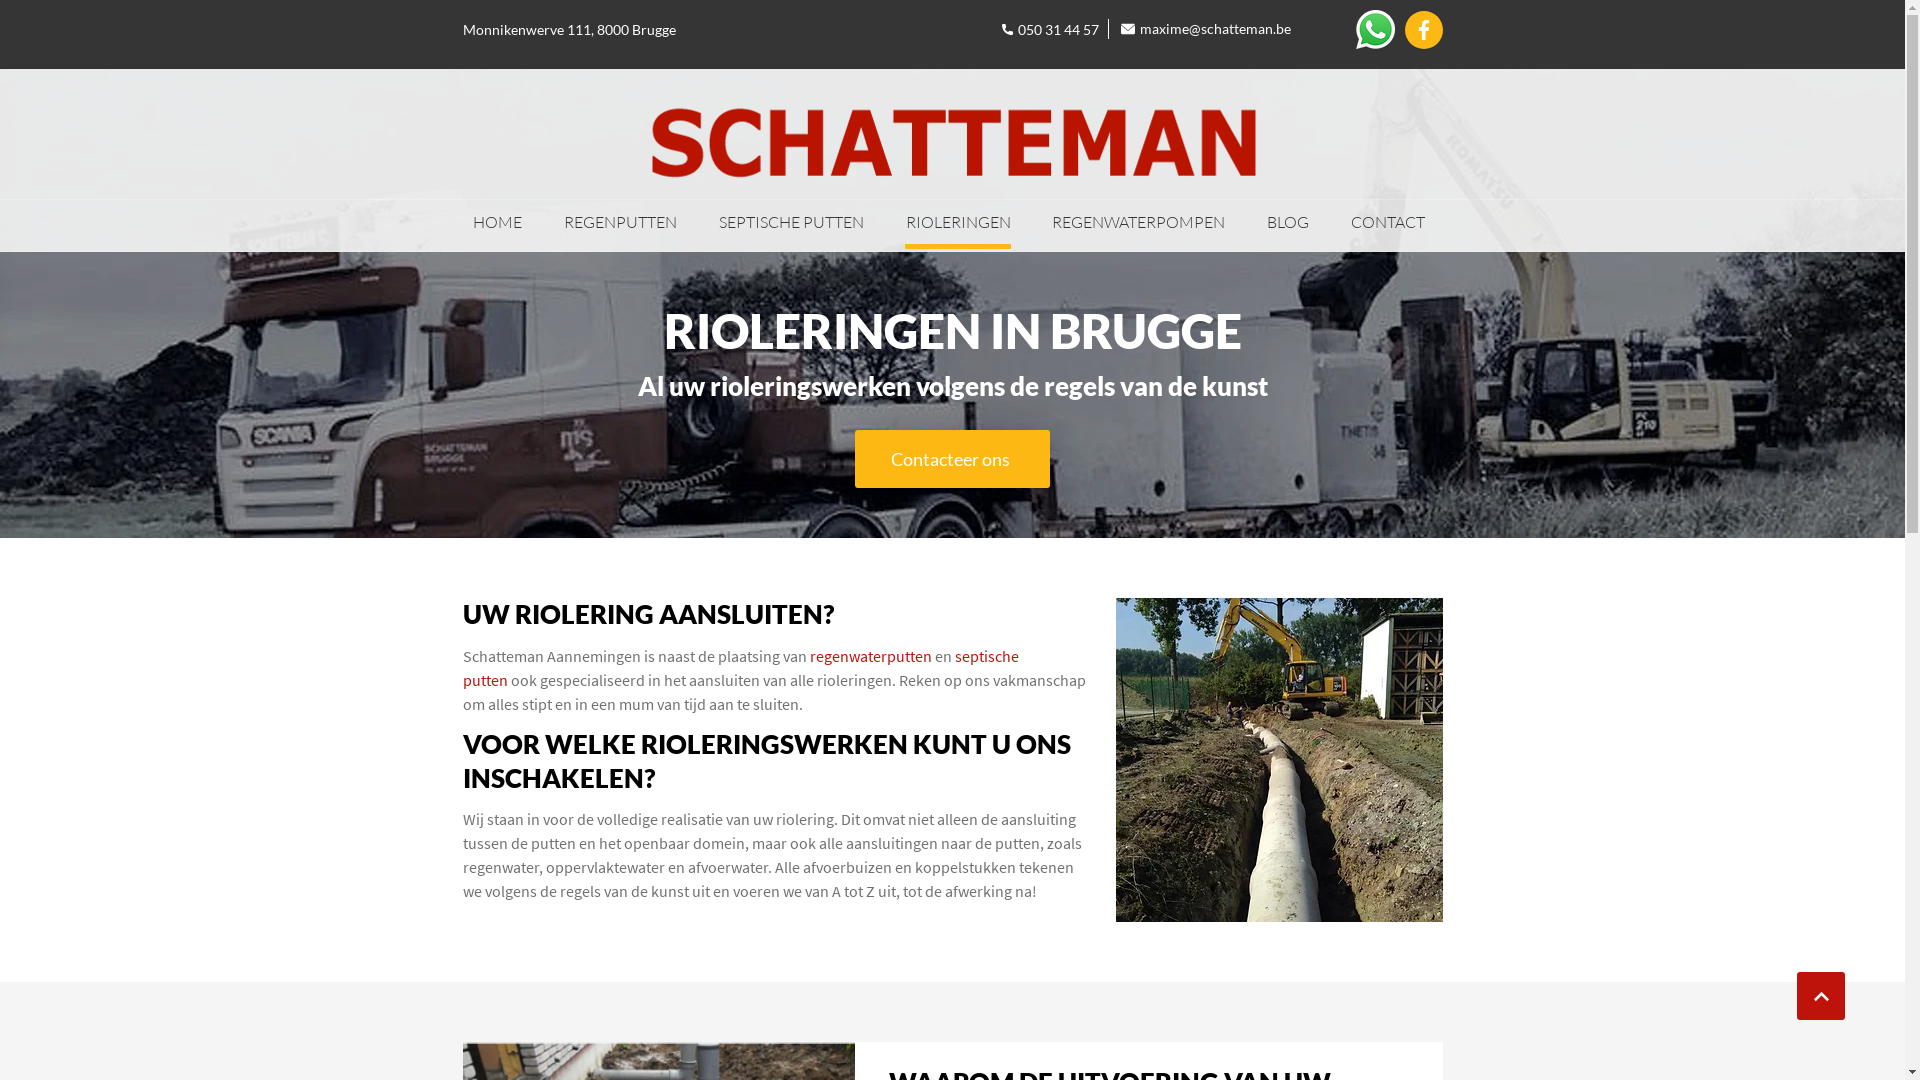  I want to click on 'REGENWATERPOMPEN', so click(1138, 224).